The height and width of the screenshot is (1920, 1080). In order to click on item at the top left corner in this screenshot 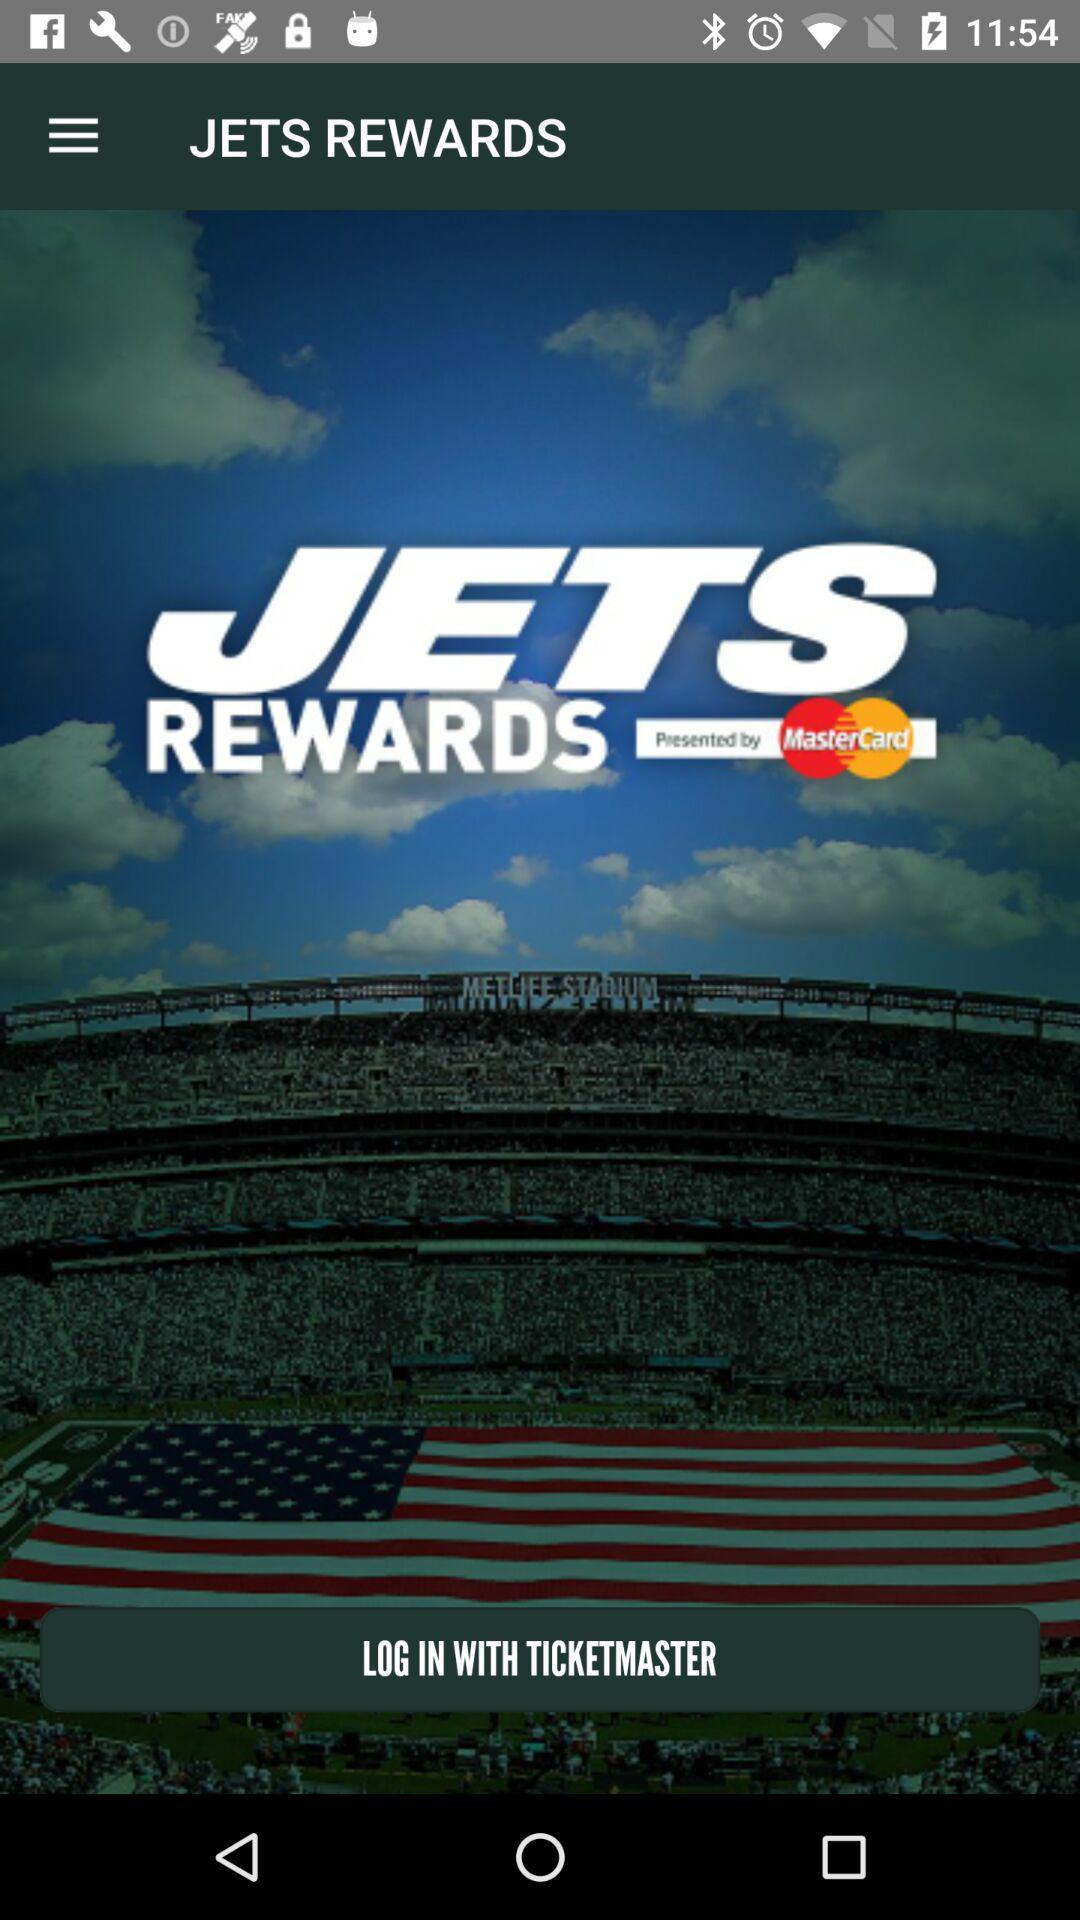, I will do `click(72, 135)`.